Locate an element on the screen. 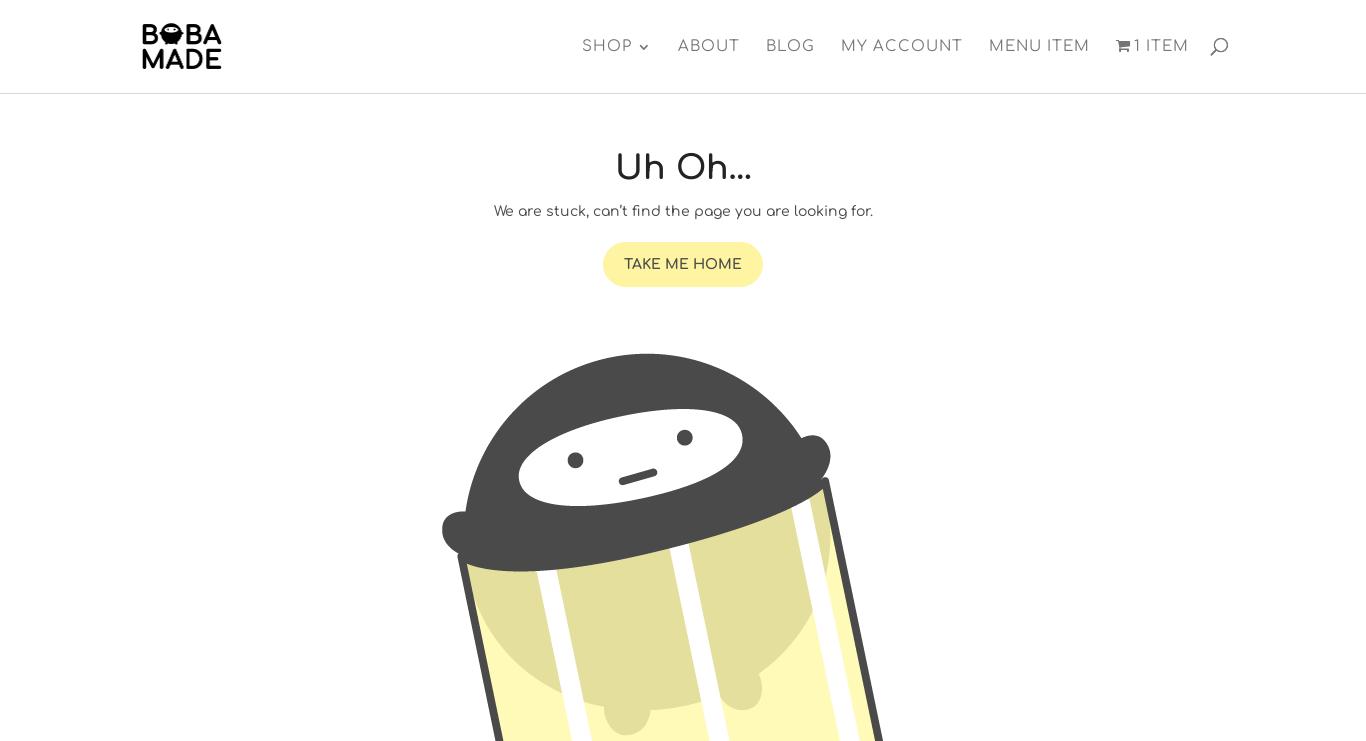 The height and width of the screenshot is (741, 1366). 'Shop' is located at coordinates (604, 46).